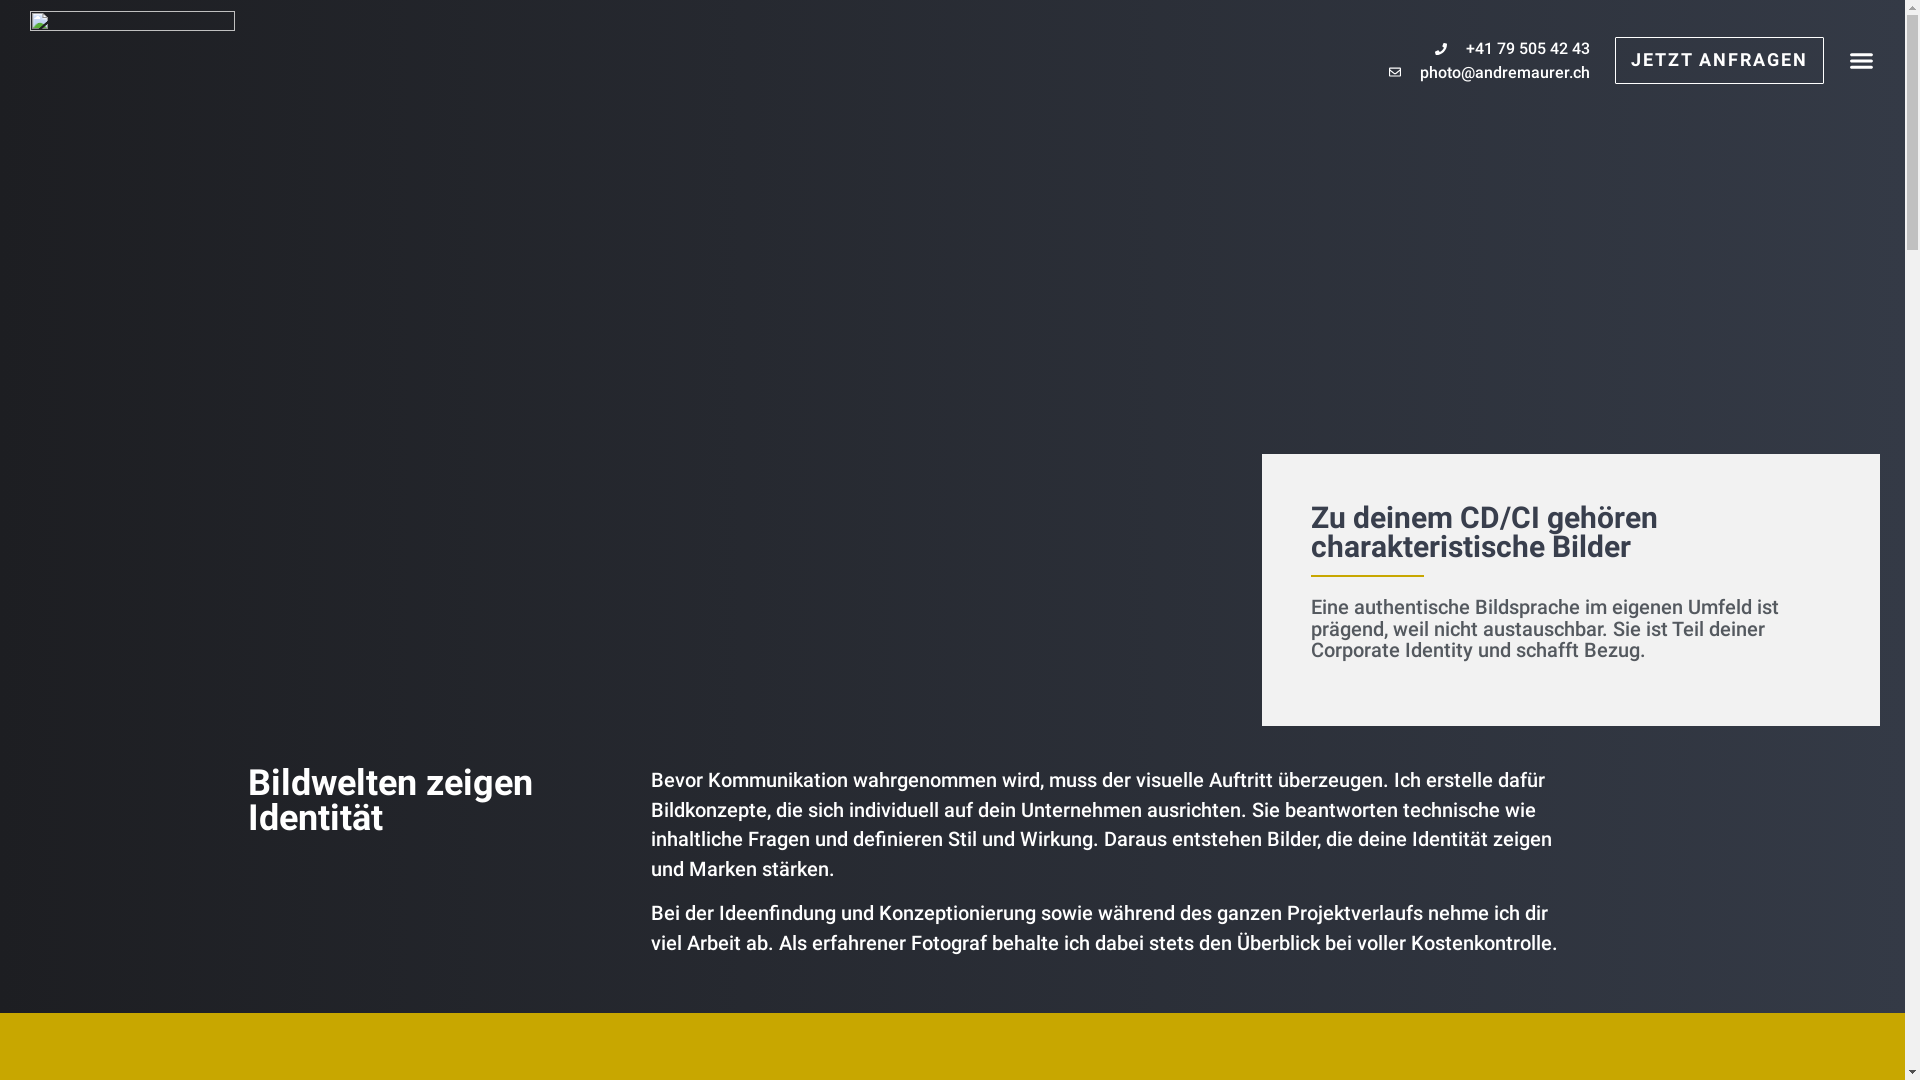 Image resolution: width=1920 pixels, height=1080 pixels. What do you see at coordinates (1718, 59) in the screenshot?
I see `'JETZT ANFRAGEN'` at bounding box center [1718, 59].